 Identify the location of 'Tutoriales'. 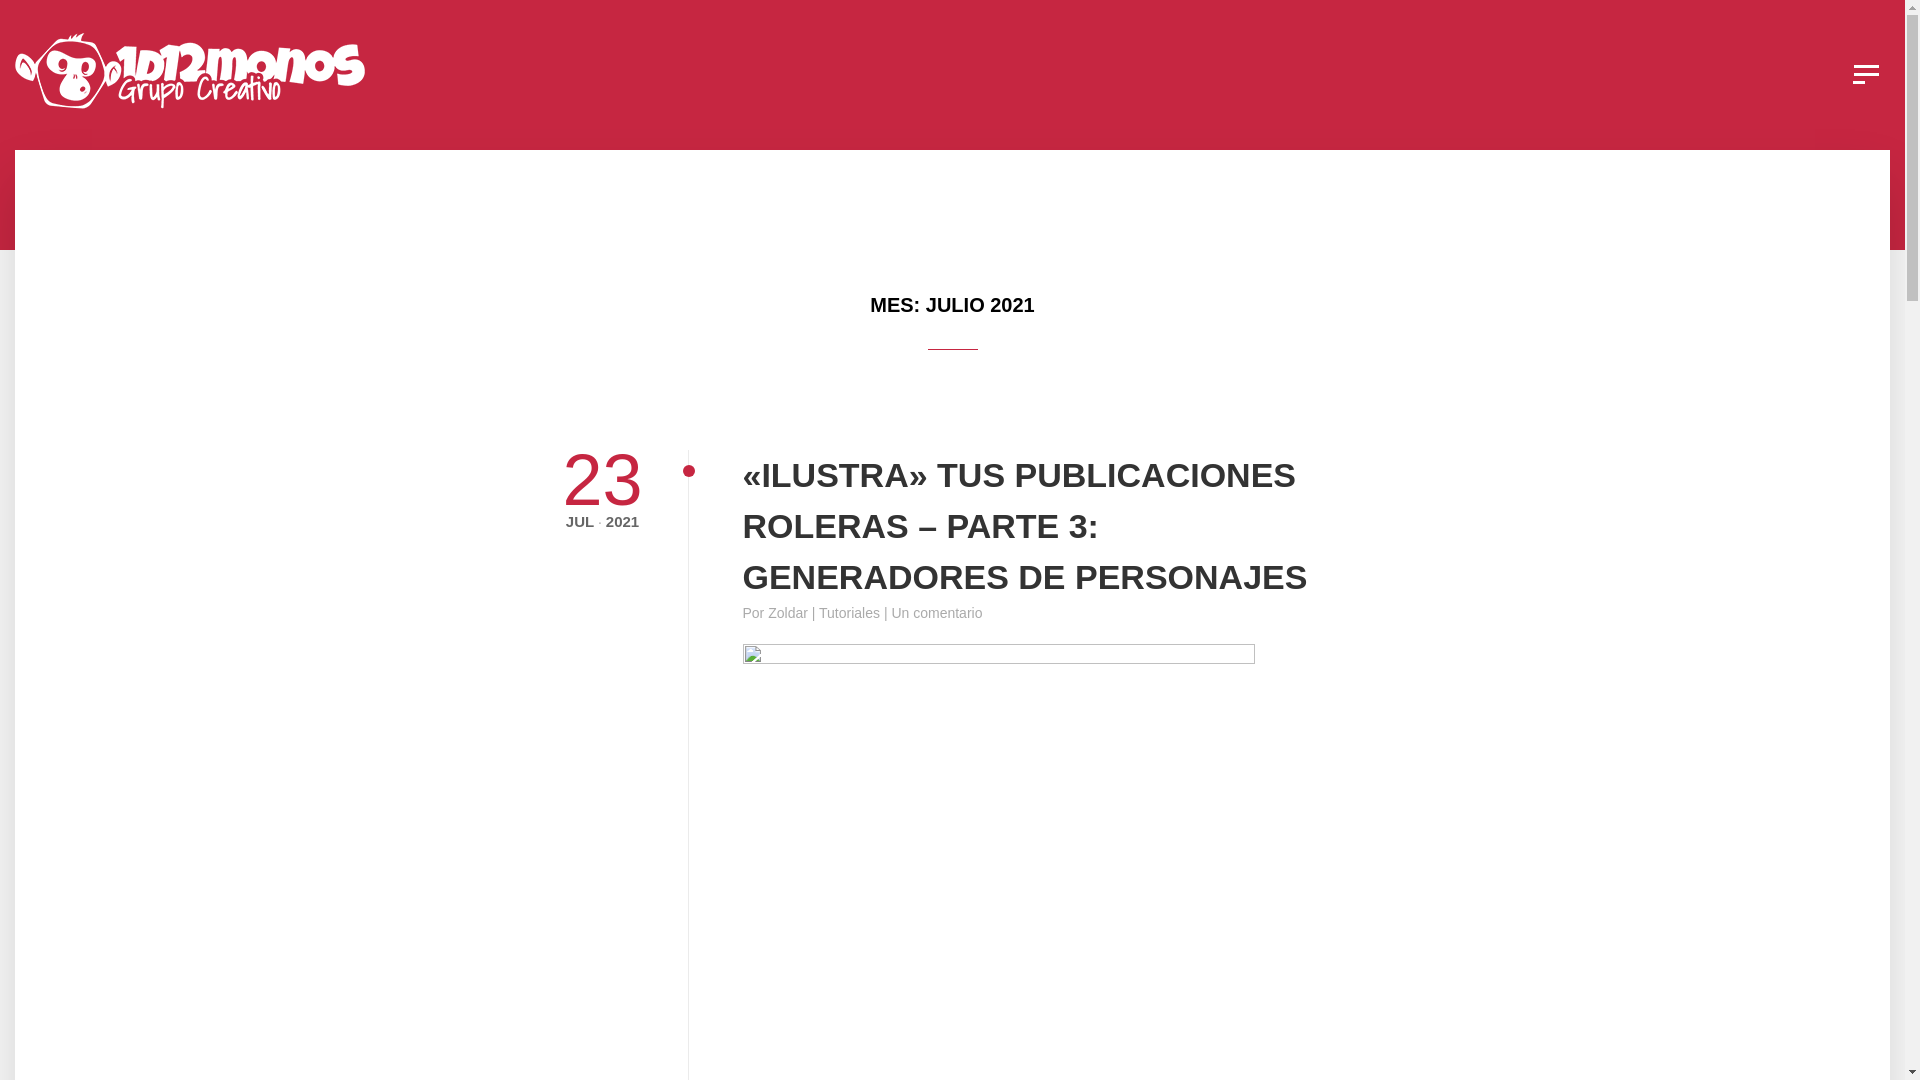
(849, 612).